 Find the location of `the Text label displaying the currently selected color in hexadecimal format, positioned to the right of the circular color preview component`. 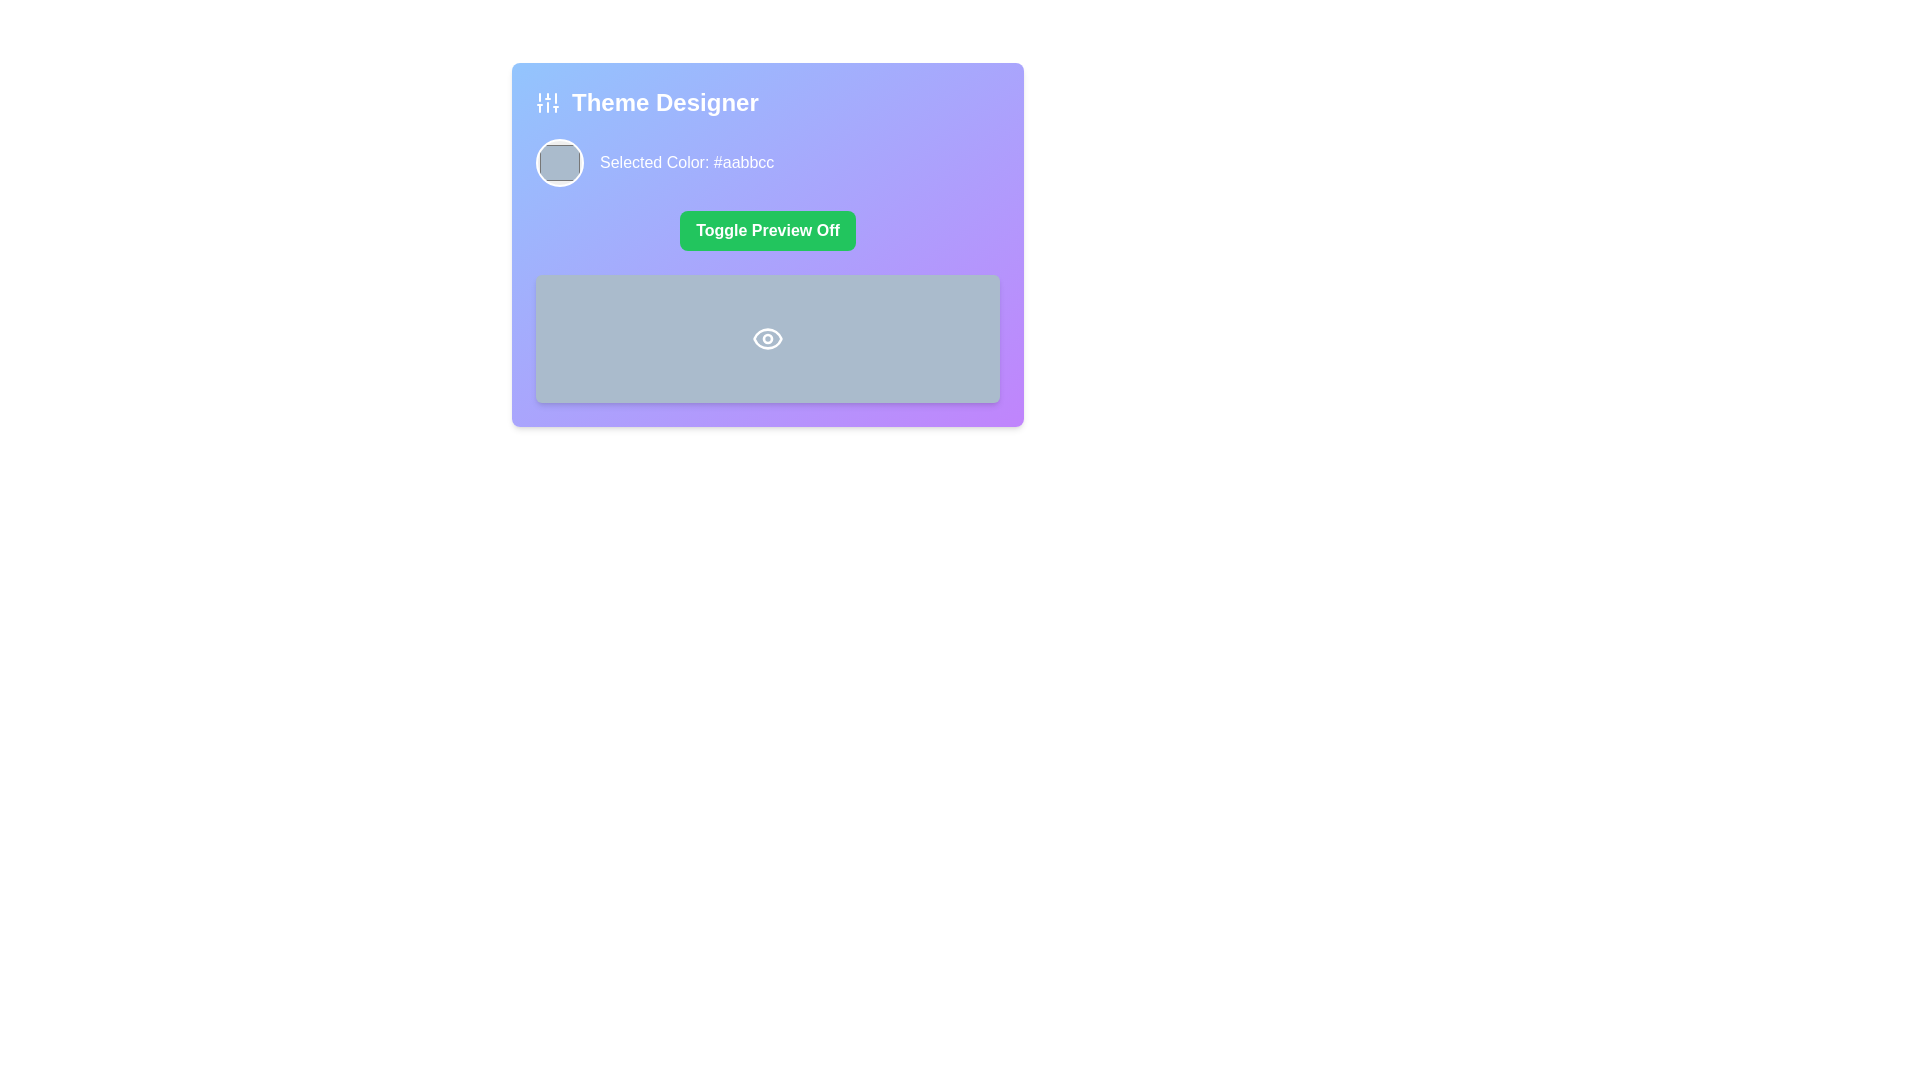

the Text label displaying the currently selected color in hexadecimal format, positioned to the right of the circular color preview component is located at coordinates (687, 161).